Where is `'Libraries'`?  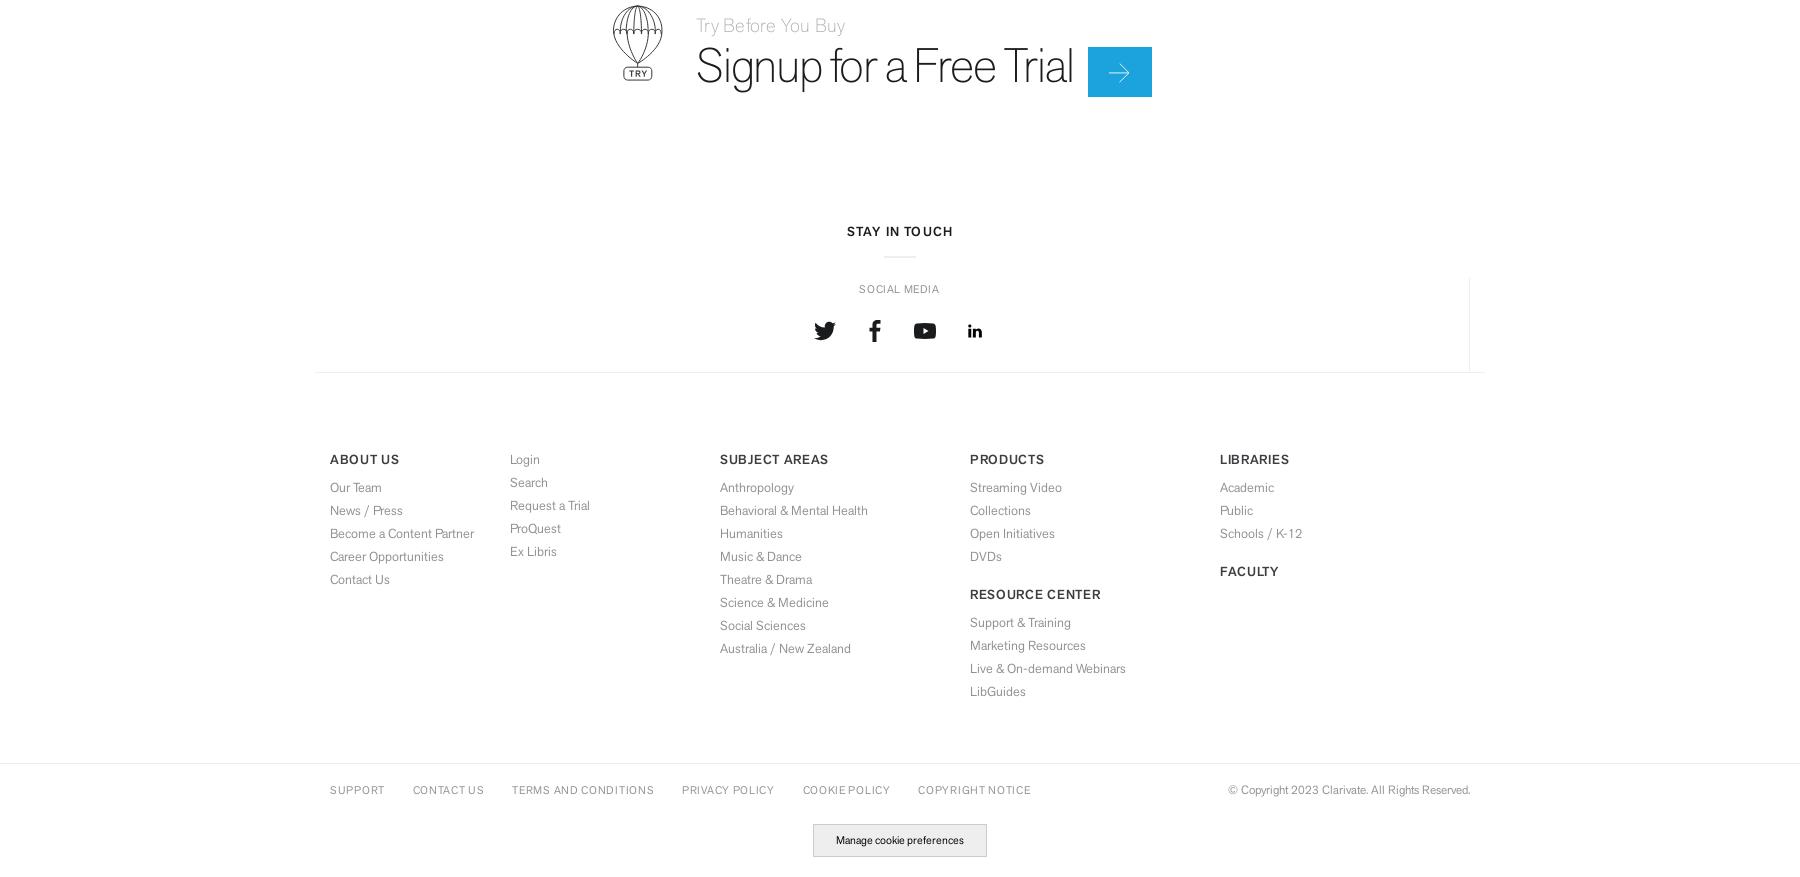 'Libraries' is located at coordinates (1254, 458).